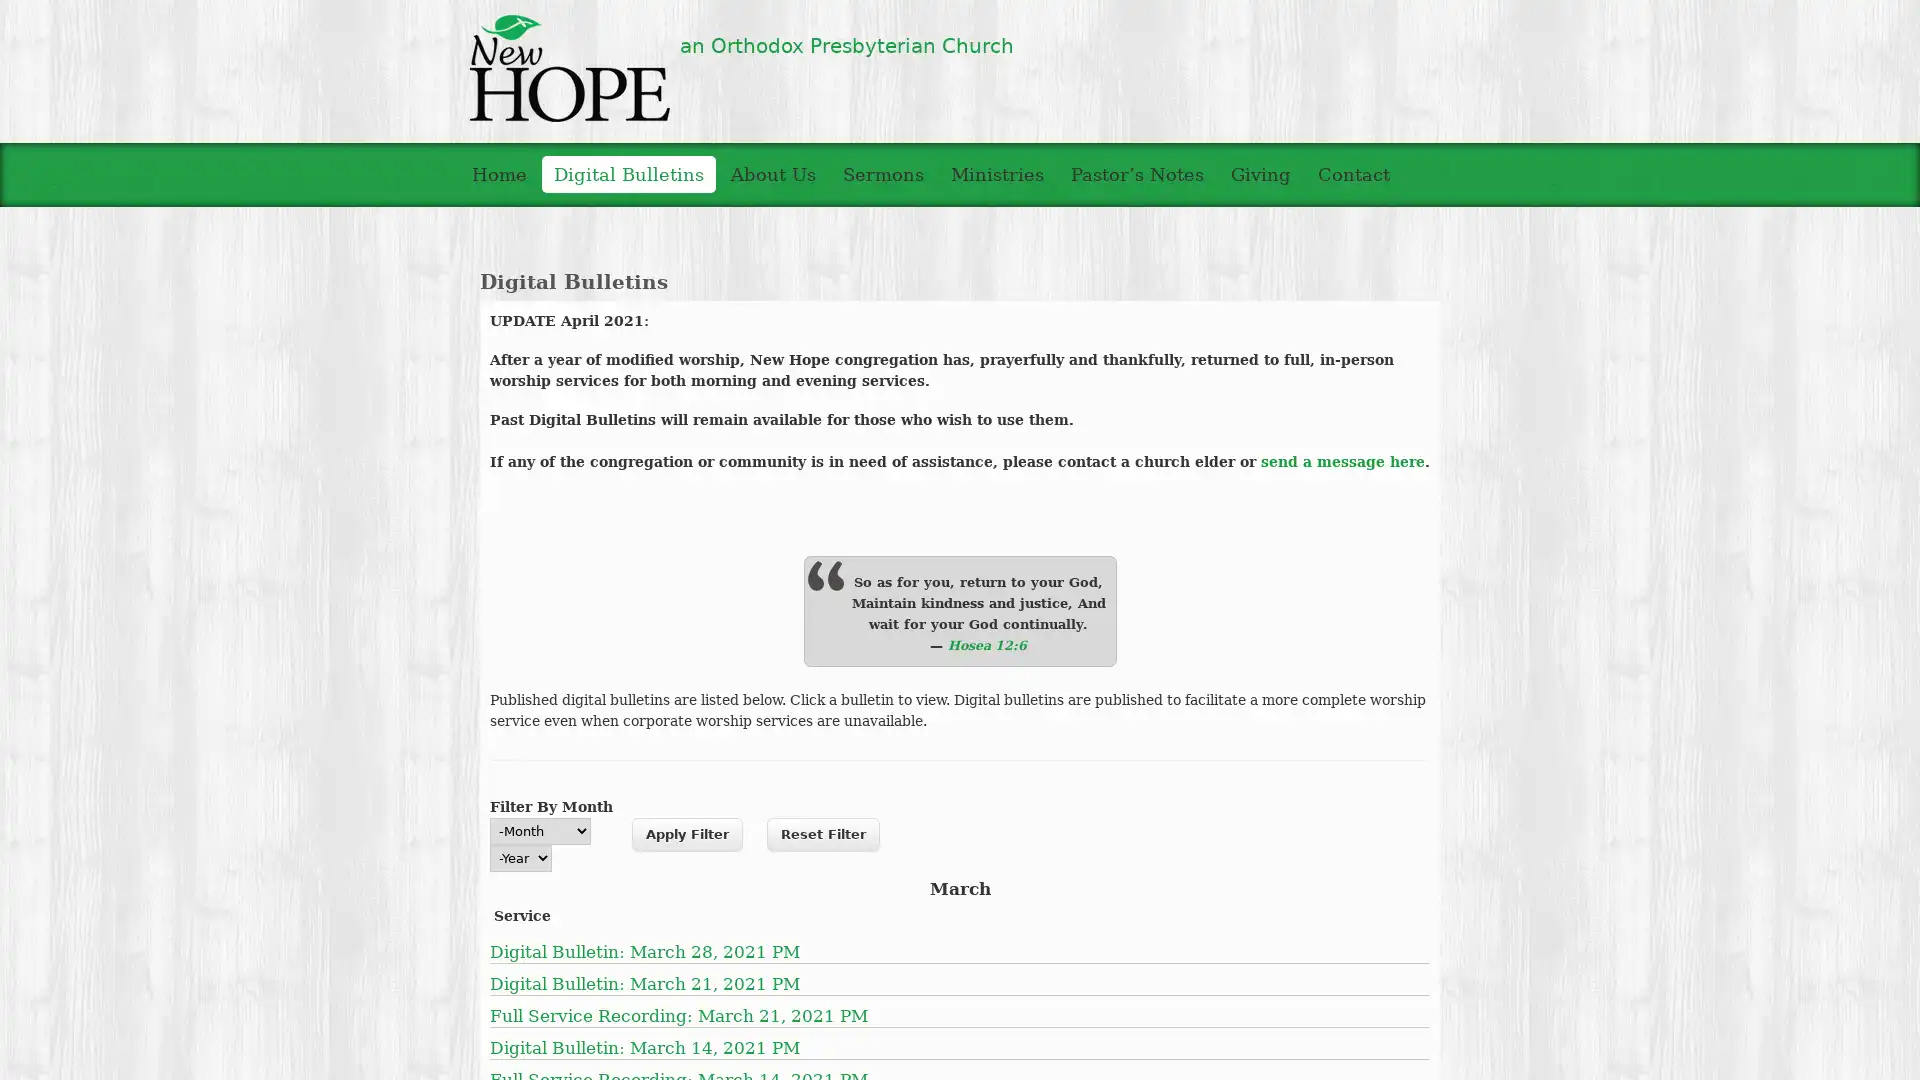  What do you see at coordinates (687, 833) in the screenshot?
I see `Apply Filter` at bounding box center [687, 833].